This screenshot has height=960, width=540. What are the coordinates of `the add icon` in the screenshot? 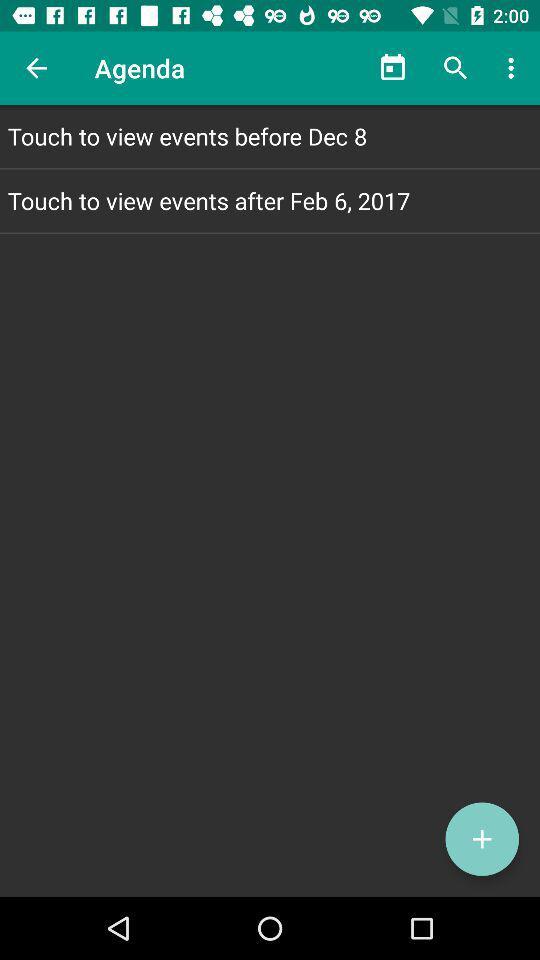 It's located at (481, 839).